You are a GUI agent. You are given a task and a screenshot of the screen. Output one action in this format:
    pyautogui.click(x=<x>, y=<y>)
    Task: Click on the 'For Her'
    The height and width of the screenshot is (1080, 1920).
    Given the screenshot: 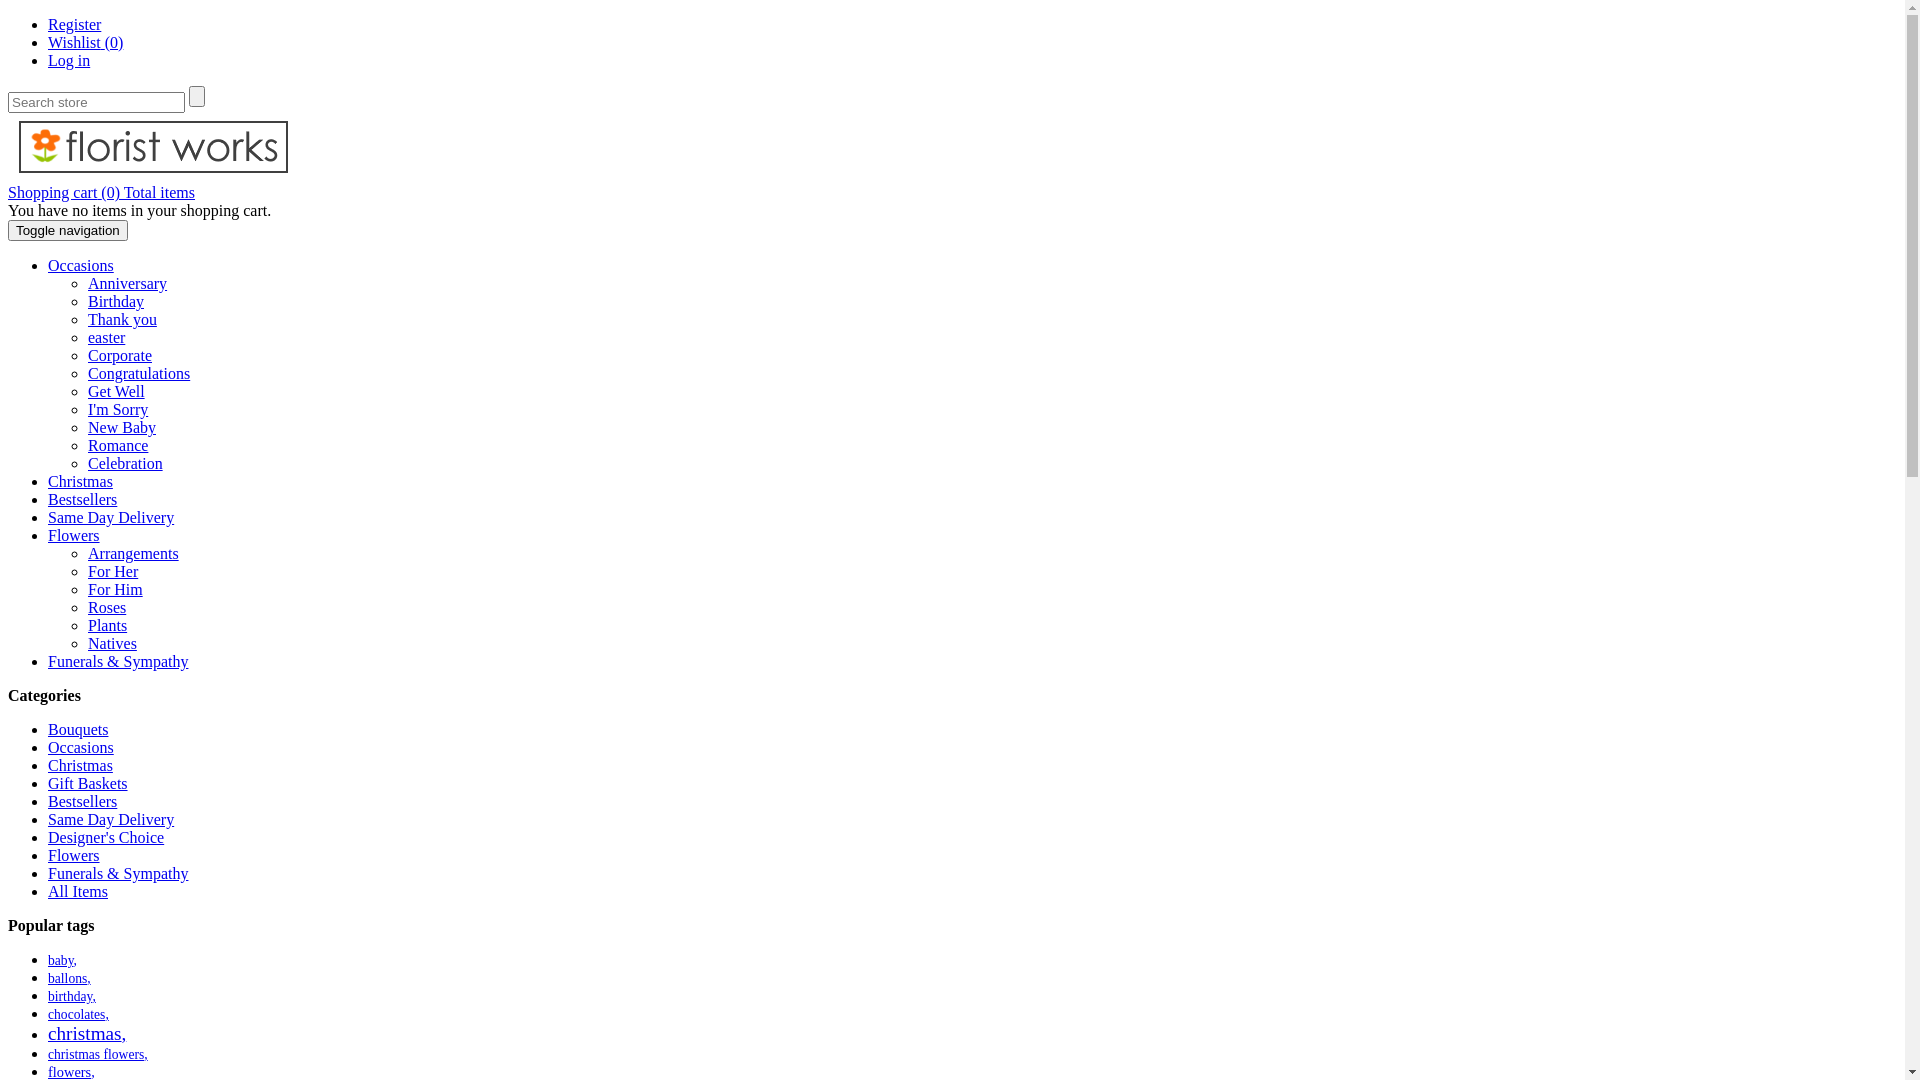 What is the action you would take?
    pyautogui.click(x=112, y=571)
    